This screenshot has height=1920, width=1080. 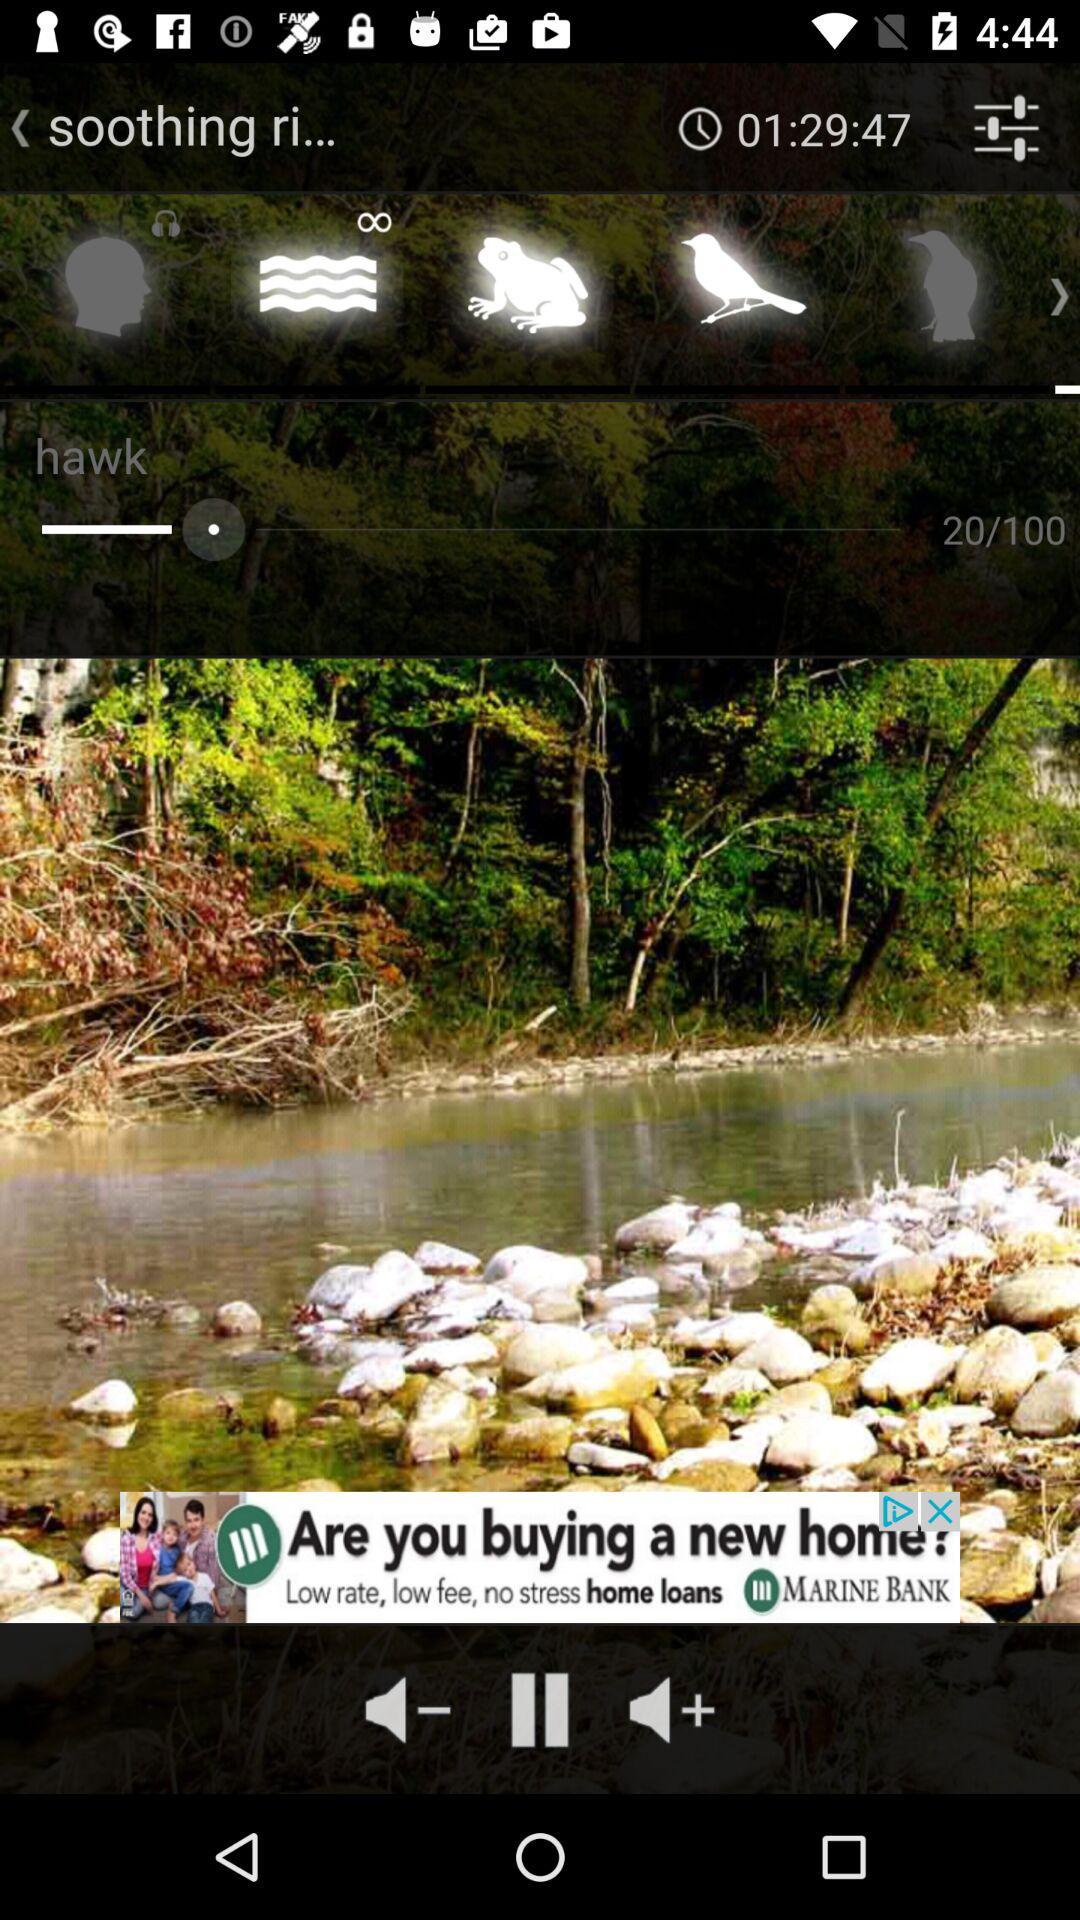 What do you see at coordinates (107, 291) in the screenshot?
I see `listen` at bounding box center [107, 291].